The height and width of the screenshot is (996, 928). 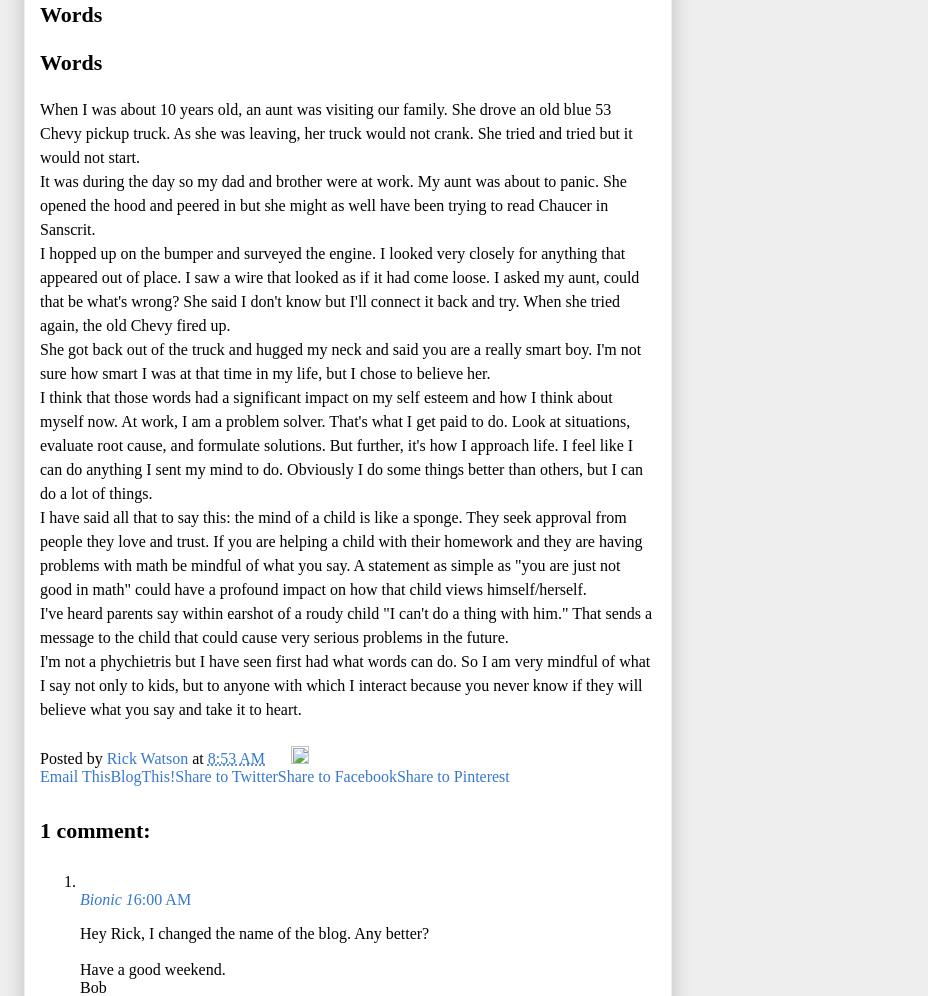 I want to click on '8:53 AM', so click(x=234, y=757).